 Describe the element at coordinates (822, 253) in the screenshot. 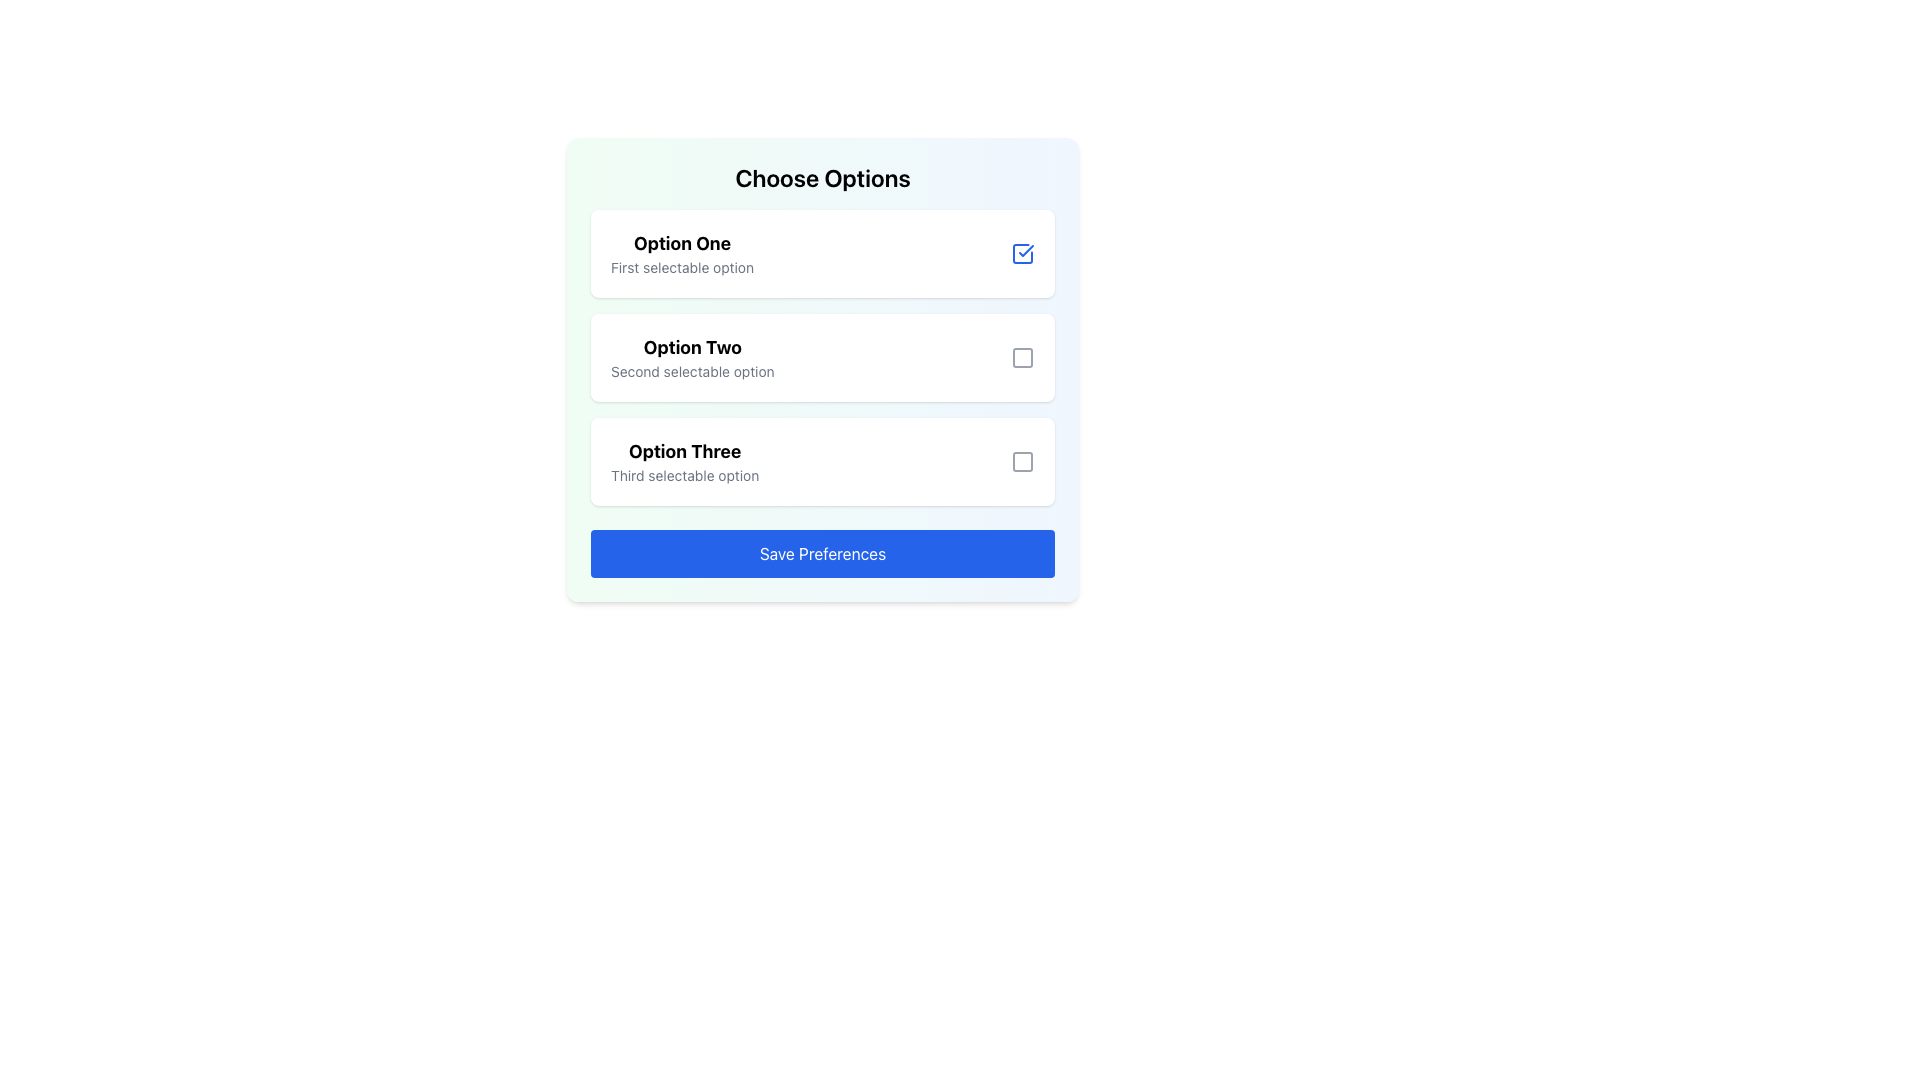

I see `the SelectableCard titled 'Option One' with the subtitle 'First selectable option'` at that location.